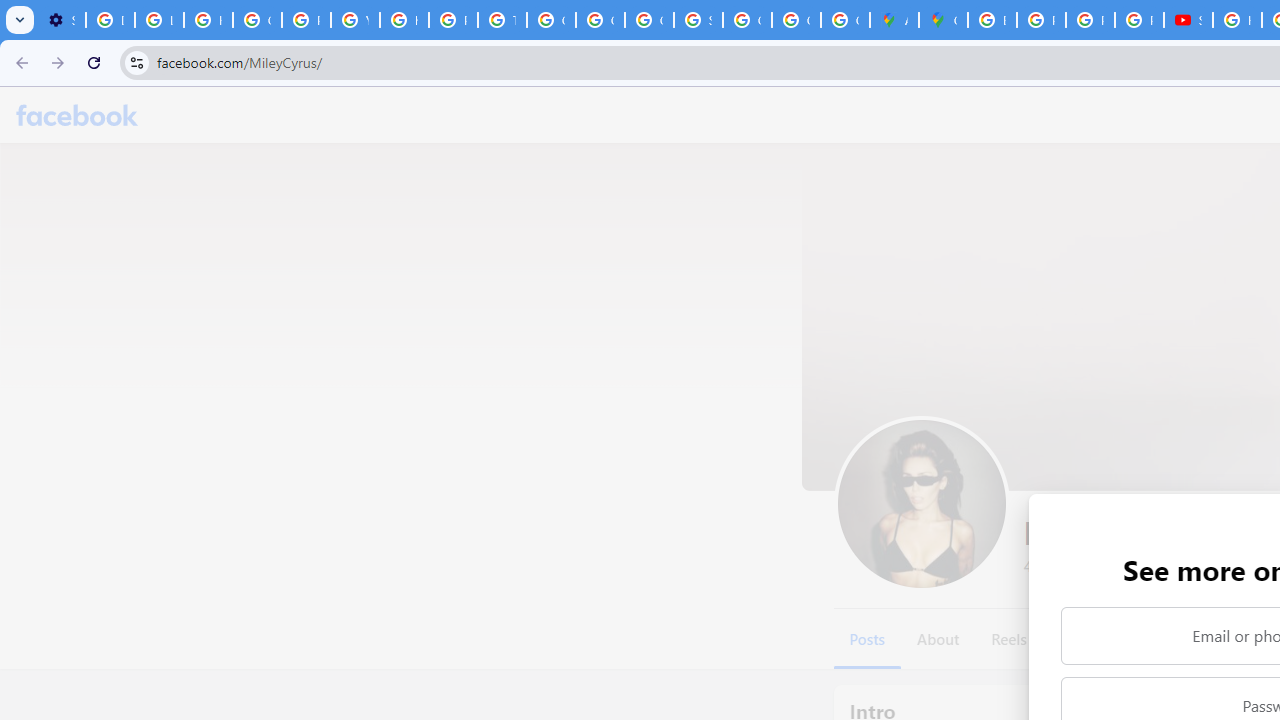 The height and width of the screenshot is (720, 1280). I want to click on 'Privacy Help Center - Policies Help', so click(1040, 20).